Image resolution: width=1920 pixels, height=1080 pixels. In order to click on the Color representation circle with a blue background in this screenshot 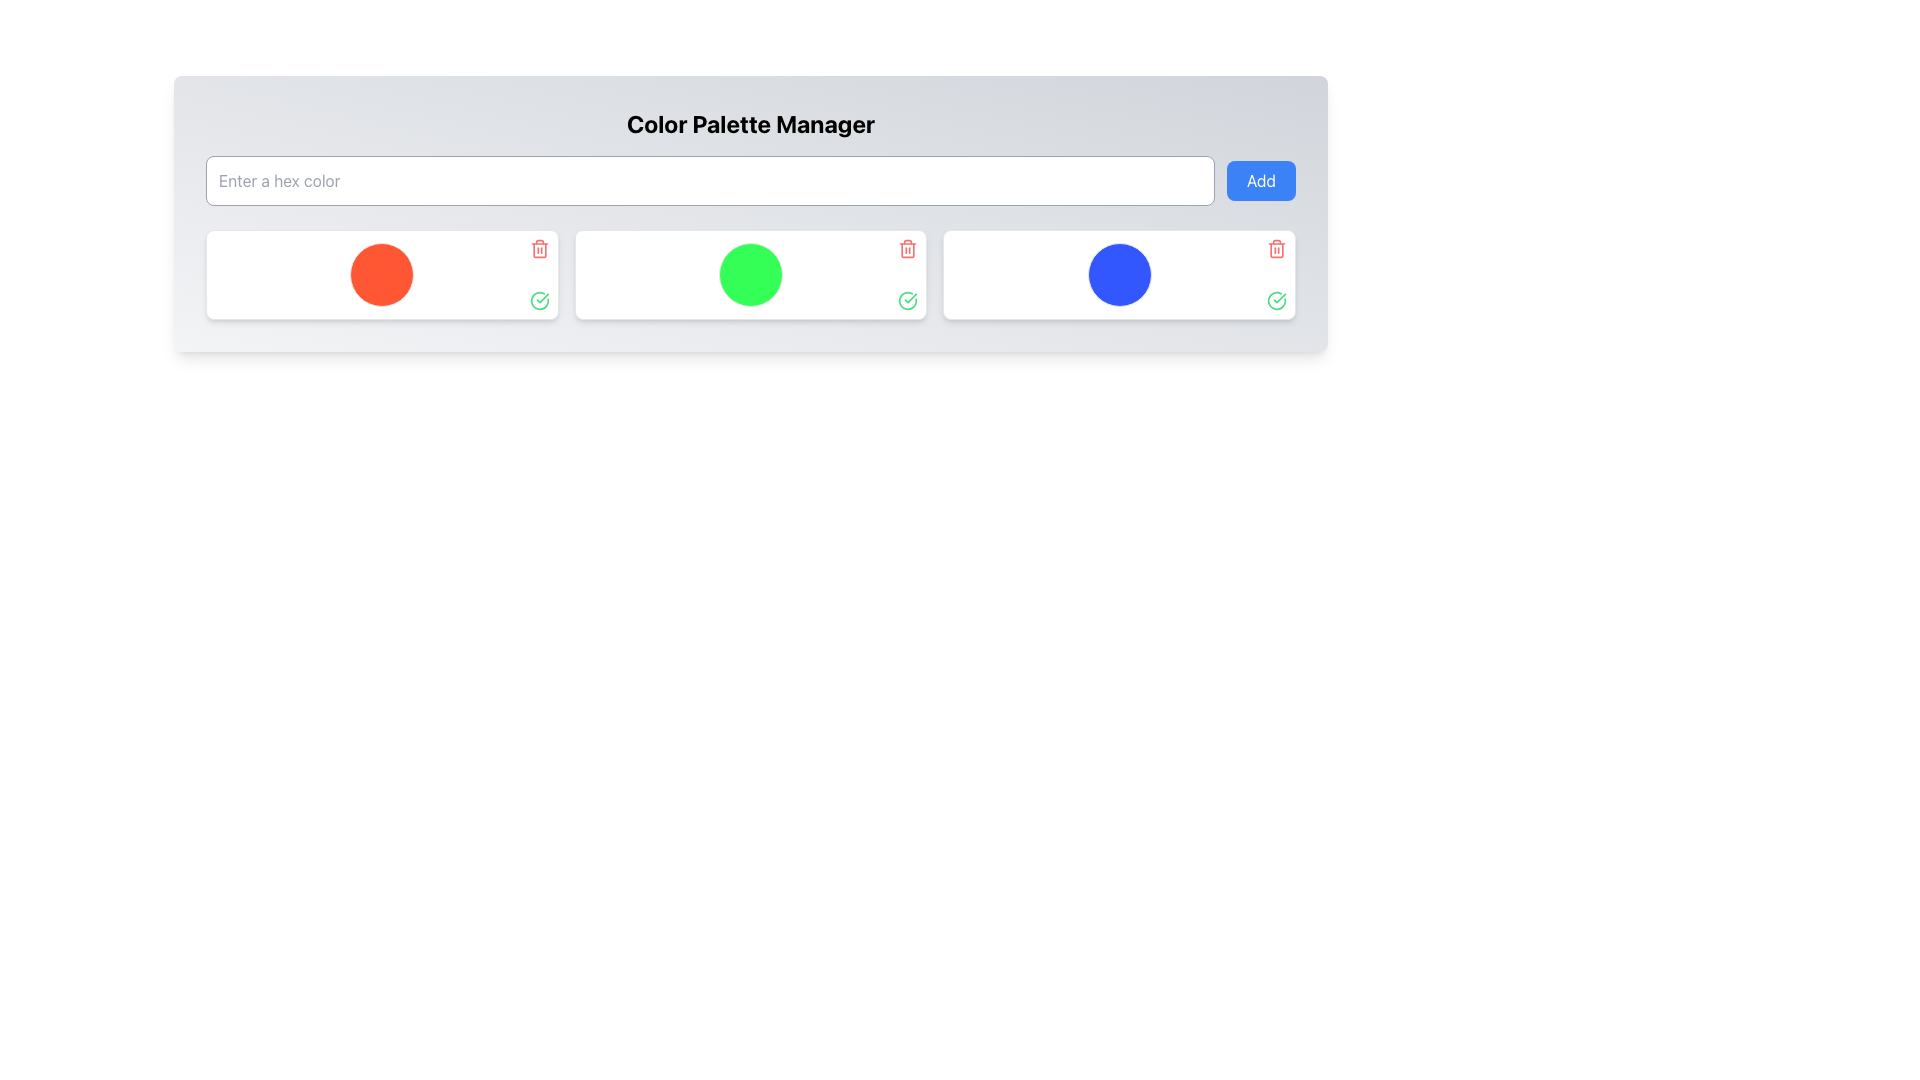, I will do `click(1118, 274)`.